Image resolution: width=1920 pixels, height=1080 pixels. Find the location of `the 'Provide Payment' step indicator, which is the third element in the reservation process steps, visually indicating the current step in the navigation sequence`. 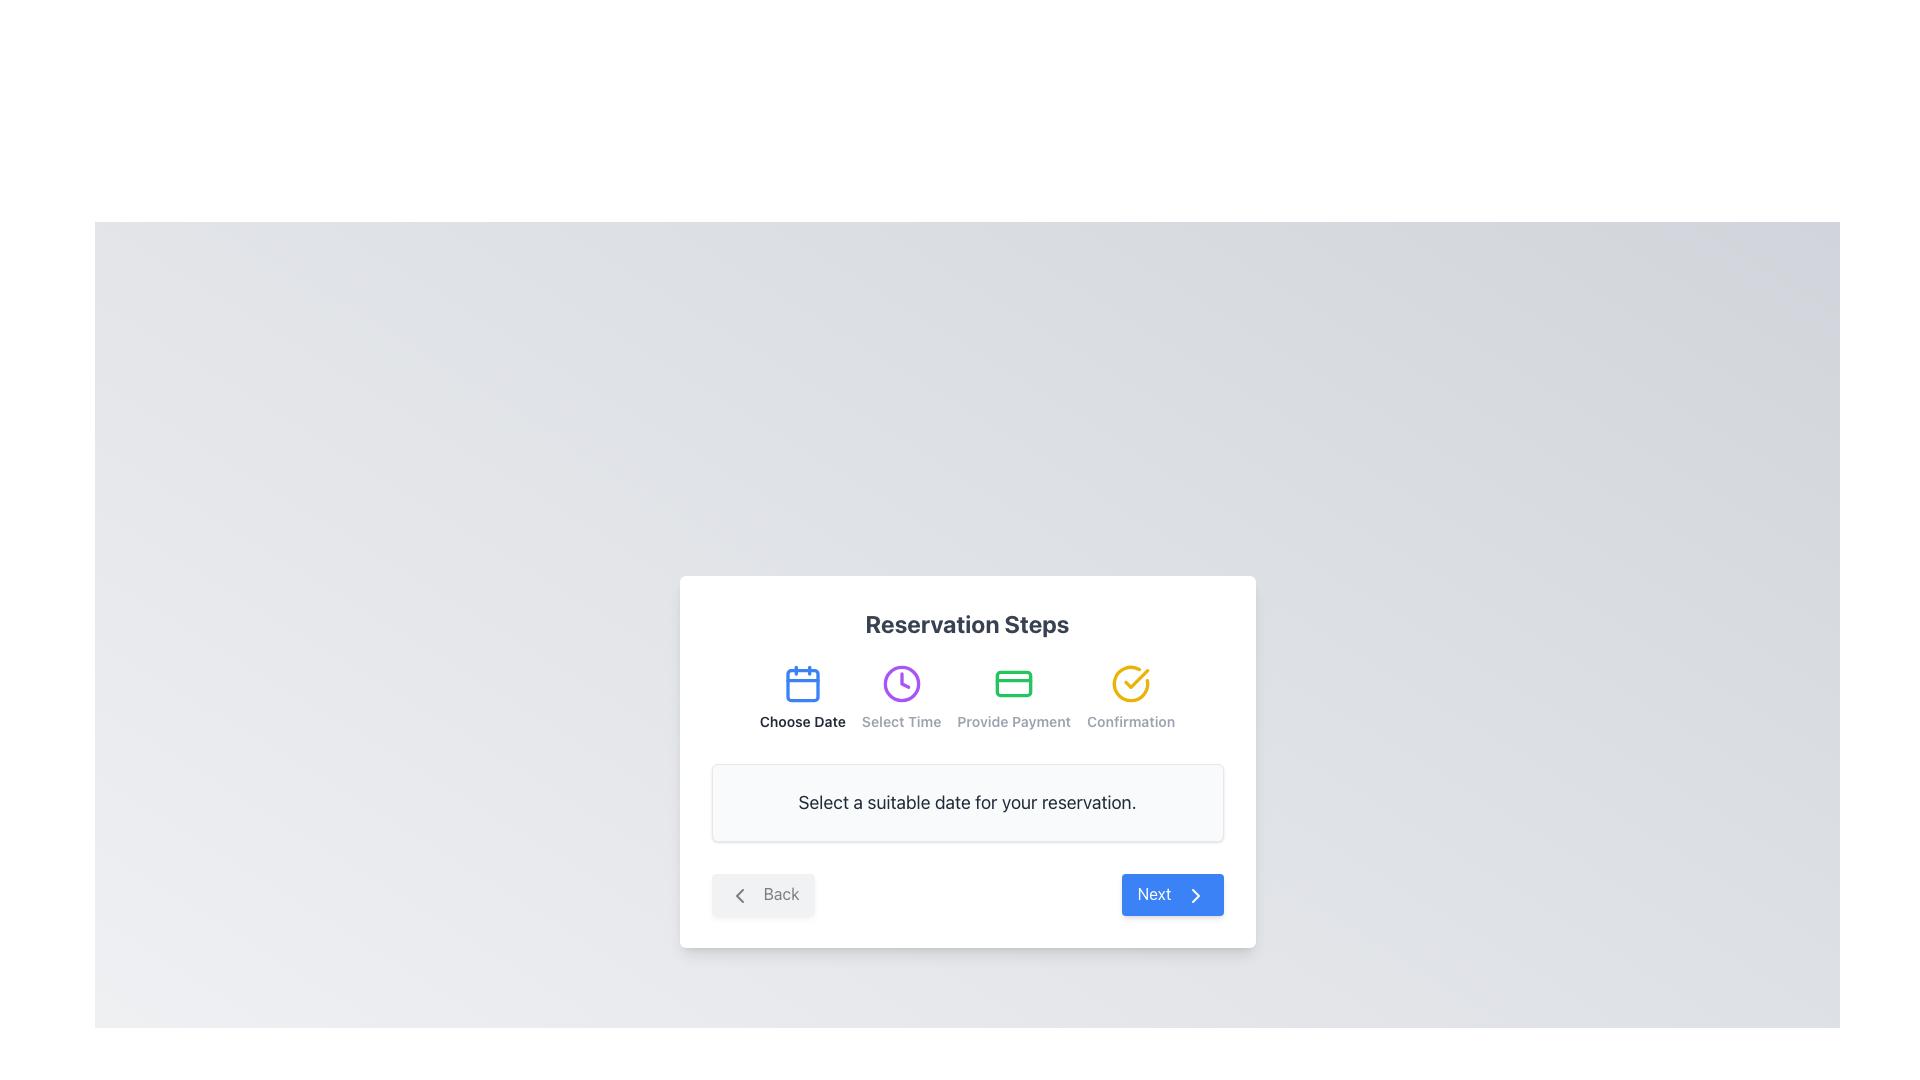

the 'Provide Payment' step indicator, which is the third element in the reservation process steps, visually indicating the current step in the navigation sequence is located at coordinates (1014, 697).